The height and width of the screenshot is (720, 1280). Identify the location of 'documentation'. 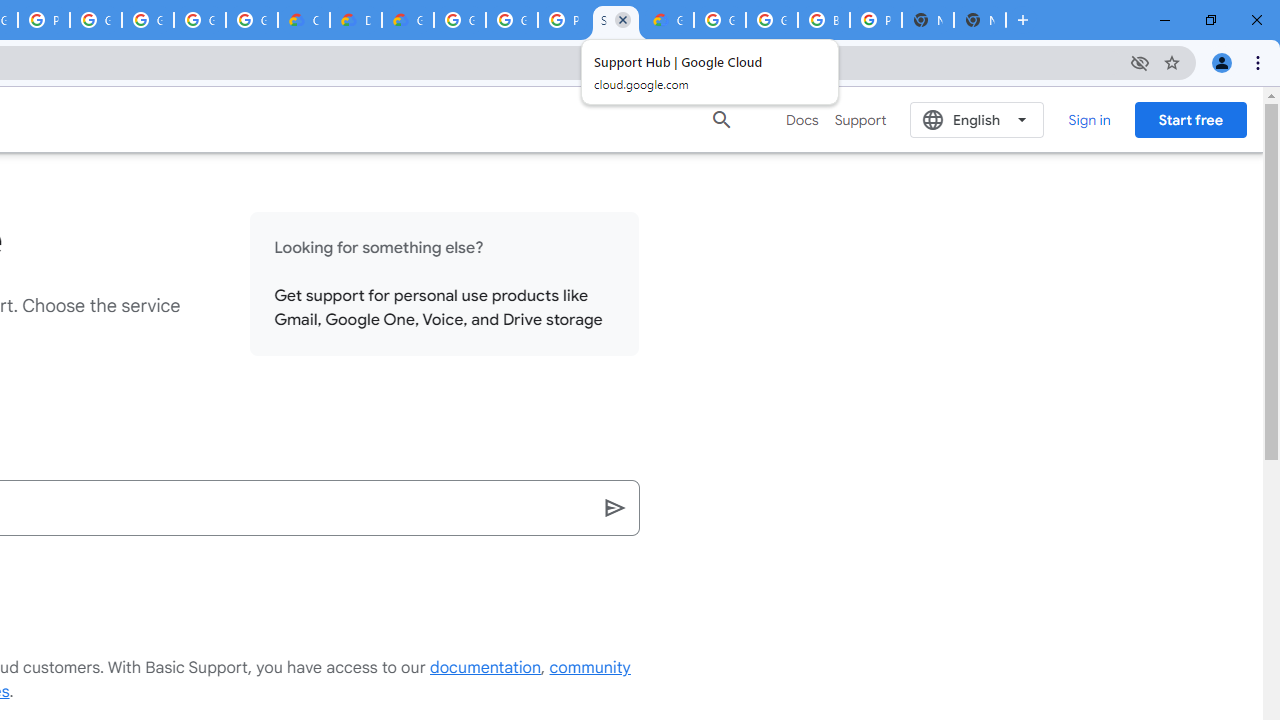
(485, 668).